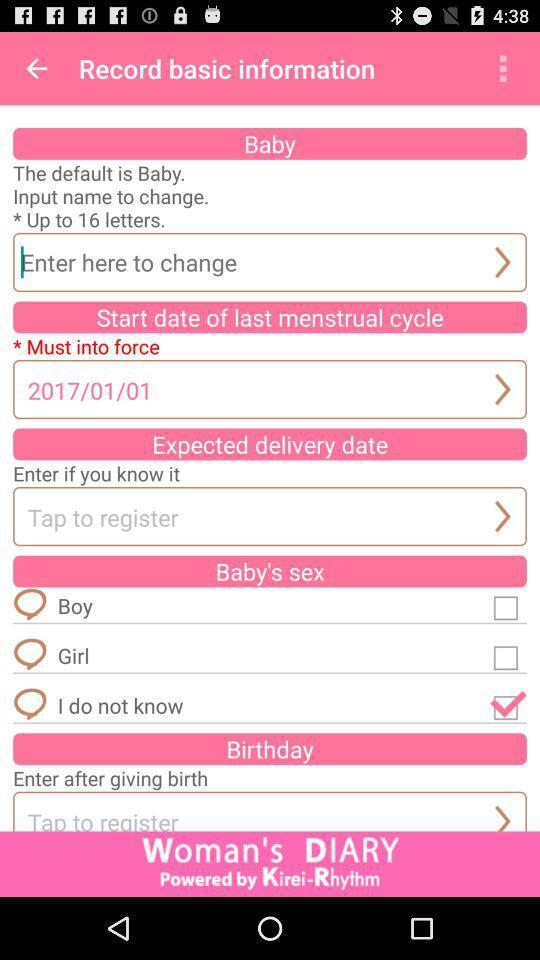 Image resolution: width=540 pixels, height=960 pixels. What do you see at coordinates (270, 261) in the screenshot?
I see `baby name` at bounding box center [270, 261].